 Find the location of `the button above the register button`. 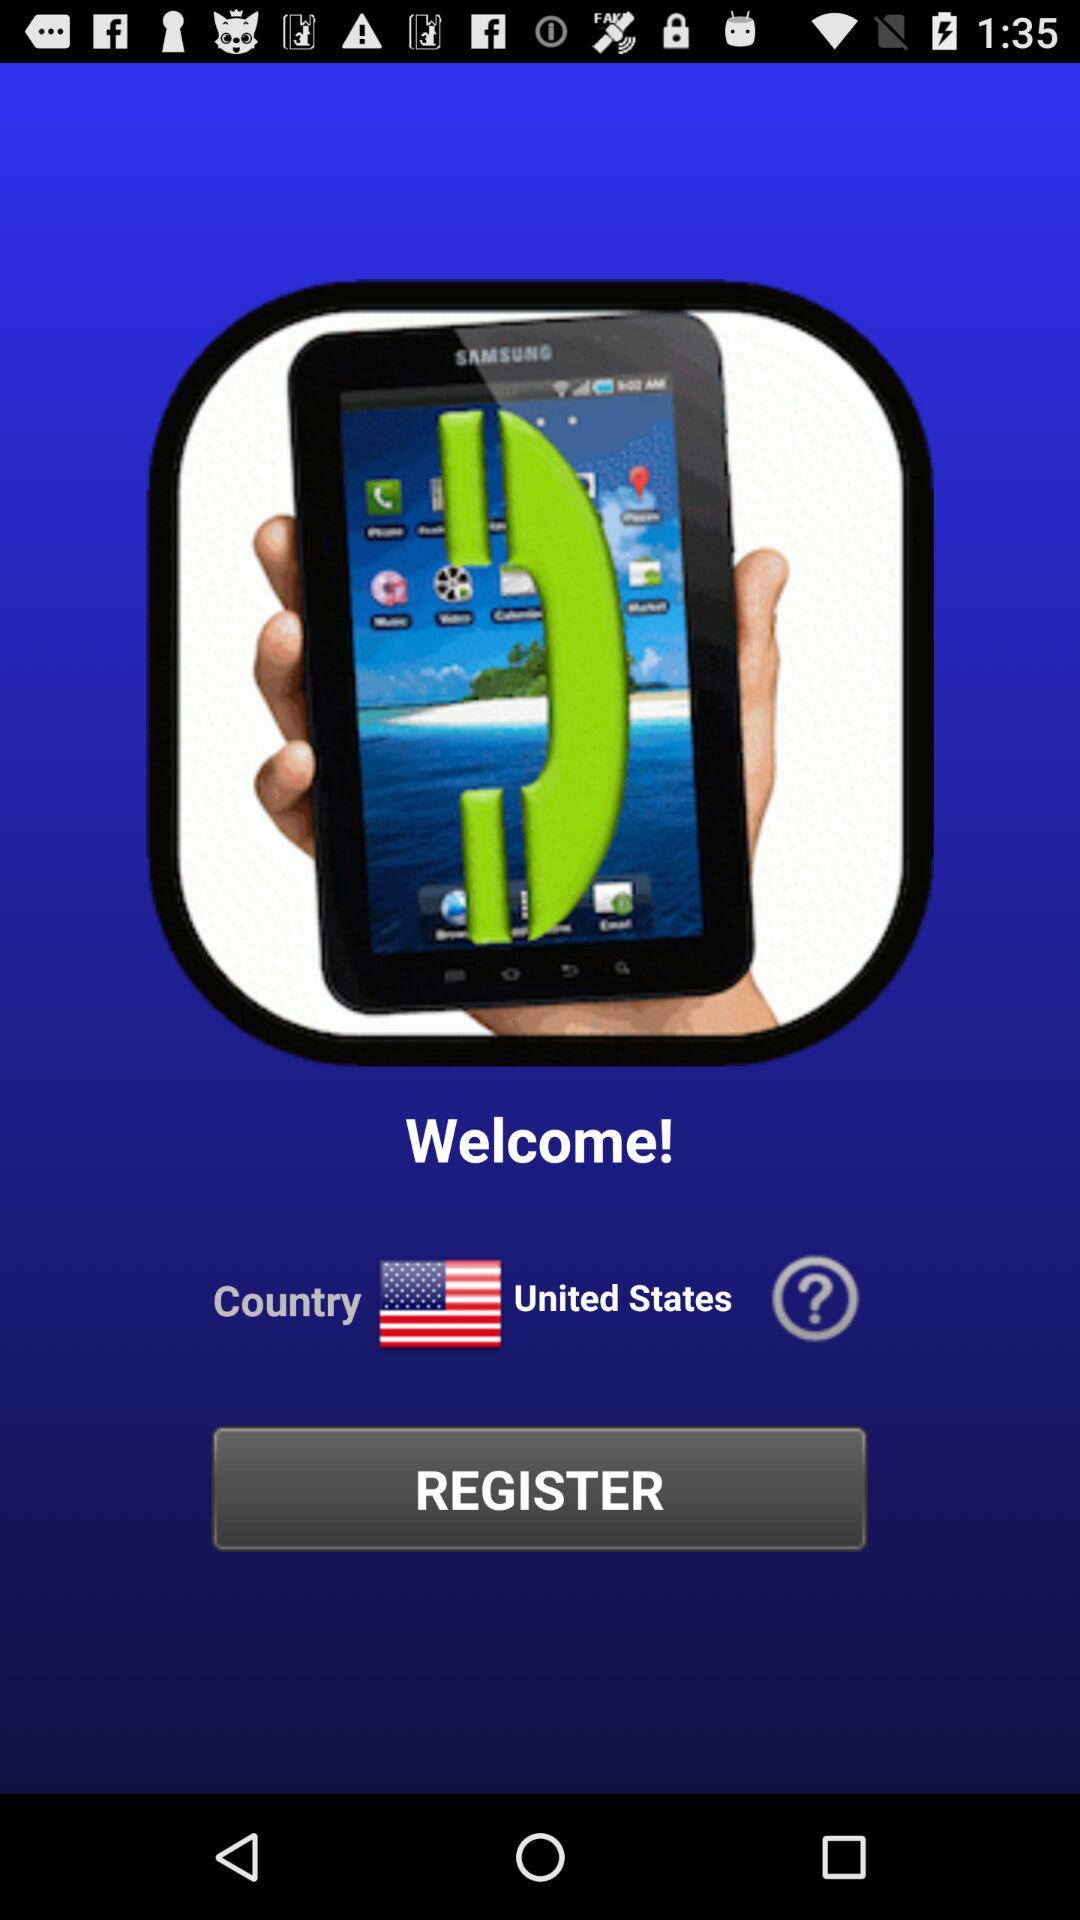

the button above the register button is located at coordinates (815, 1299).